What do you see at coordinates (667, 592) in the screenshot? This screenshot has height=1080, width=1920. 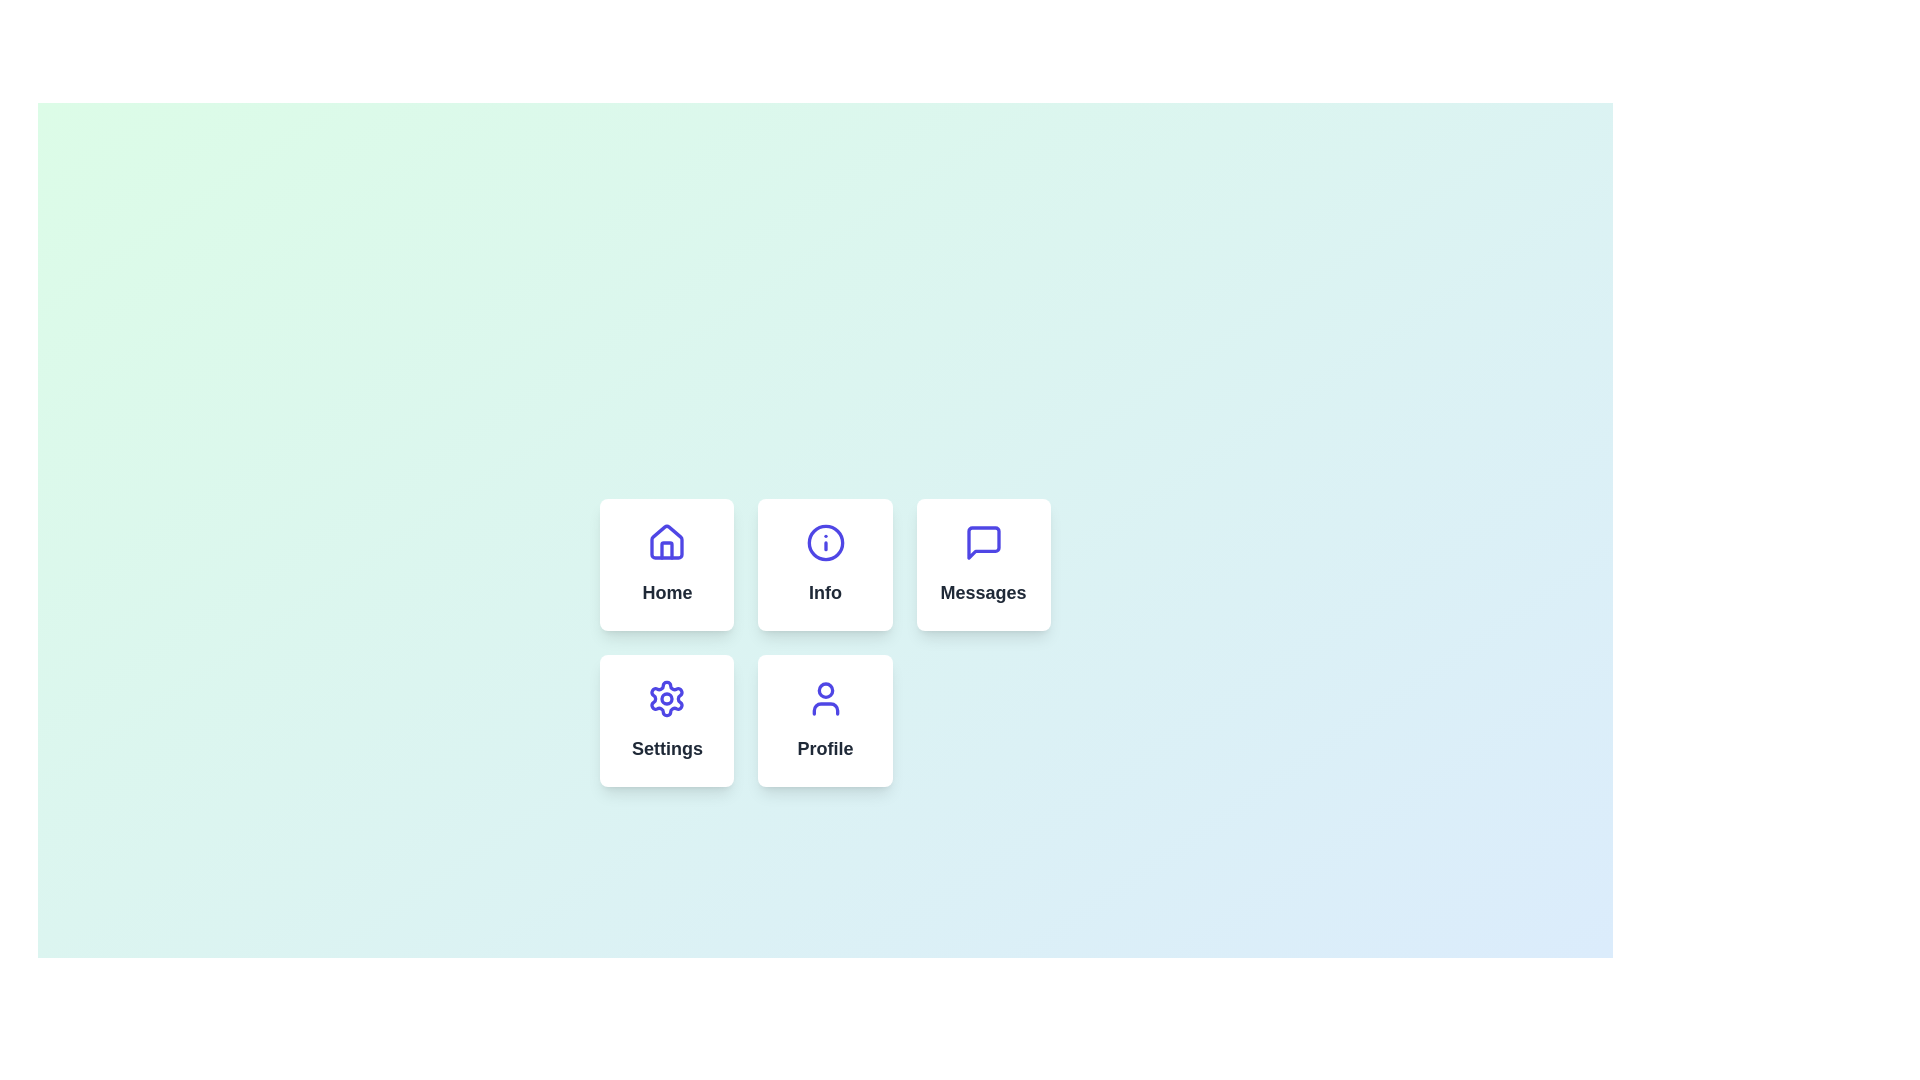 I see `text of the label or heading located below the house icon in the associated panel, which indicates its content or functionality` at bounding box center [667, 592].